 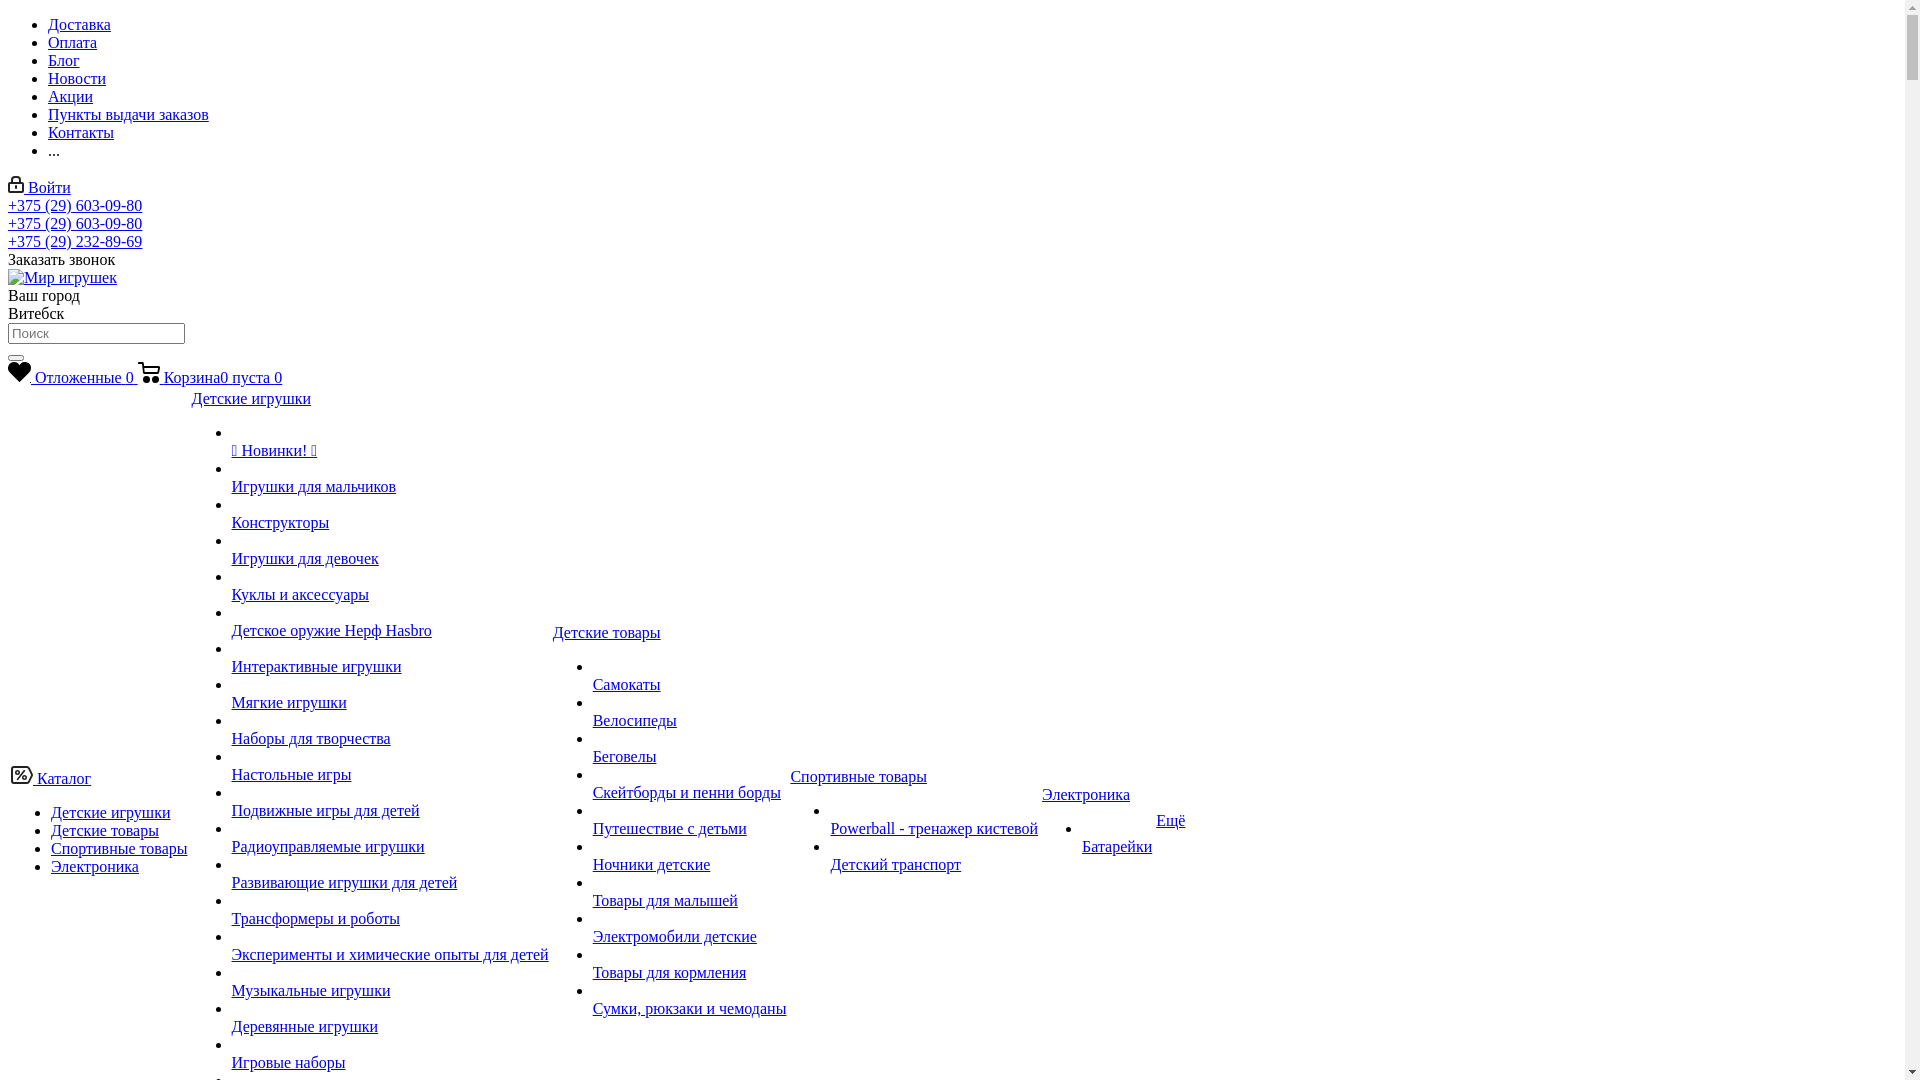 What do you see at coordinates (8, 223) in the screenshot?
I see `'+375 (29) 603-09-80'` at bounding box center [8, 223].